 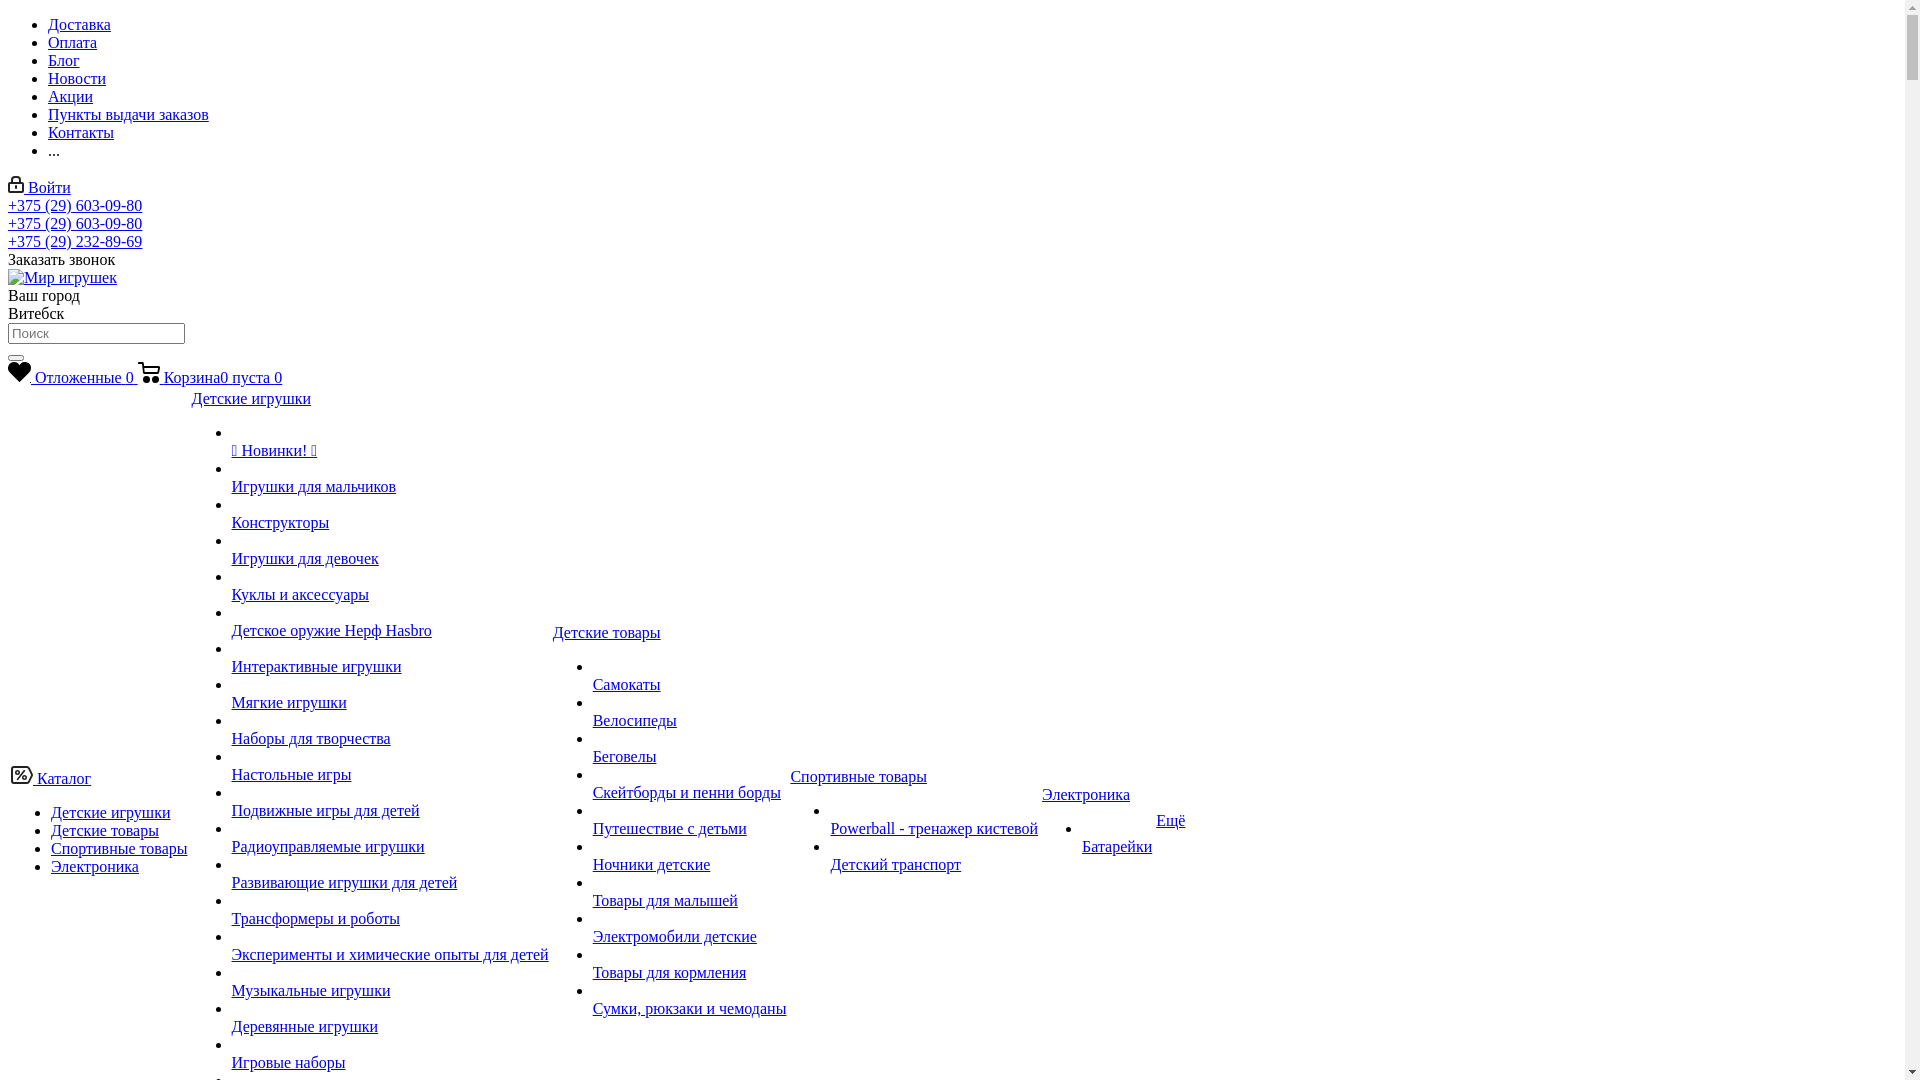 What do you see at coordinates (8, 223) in the screenshot?
I see `'+375 (29) 603-09-80'` at bounding box center [8, 223].